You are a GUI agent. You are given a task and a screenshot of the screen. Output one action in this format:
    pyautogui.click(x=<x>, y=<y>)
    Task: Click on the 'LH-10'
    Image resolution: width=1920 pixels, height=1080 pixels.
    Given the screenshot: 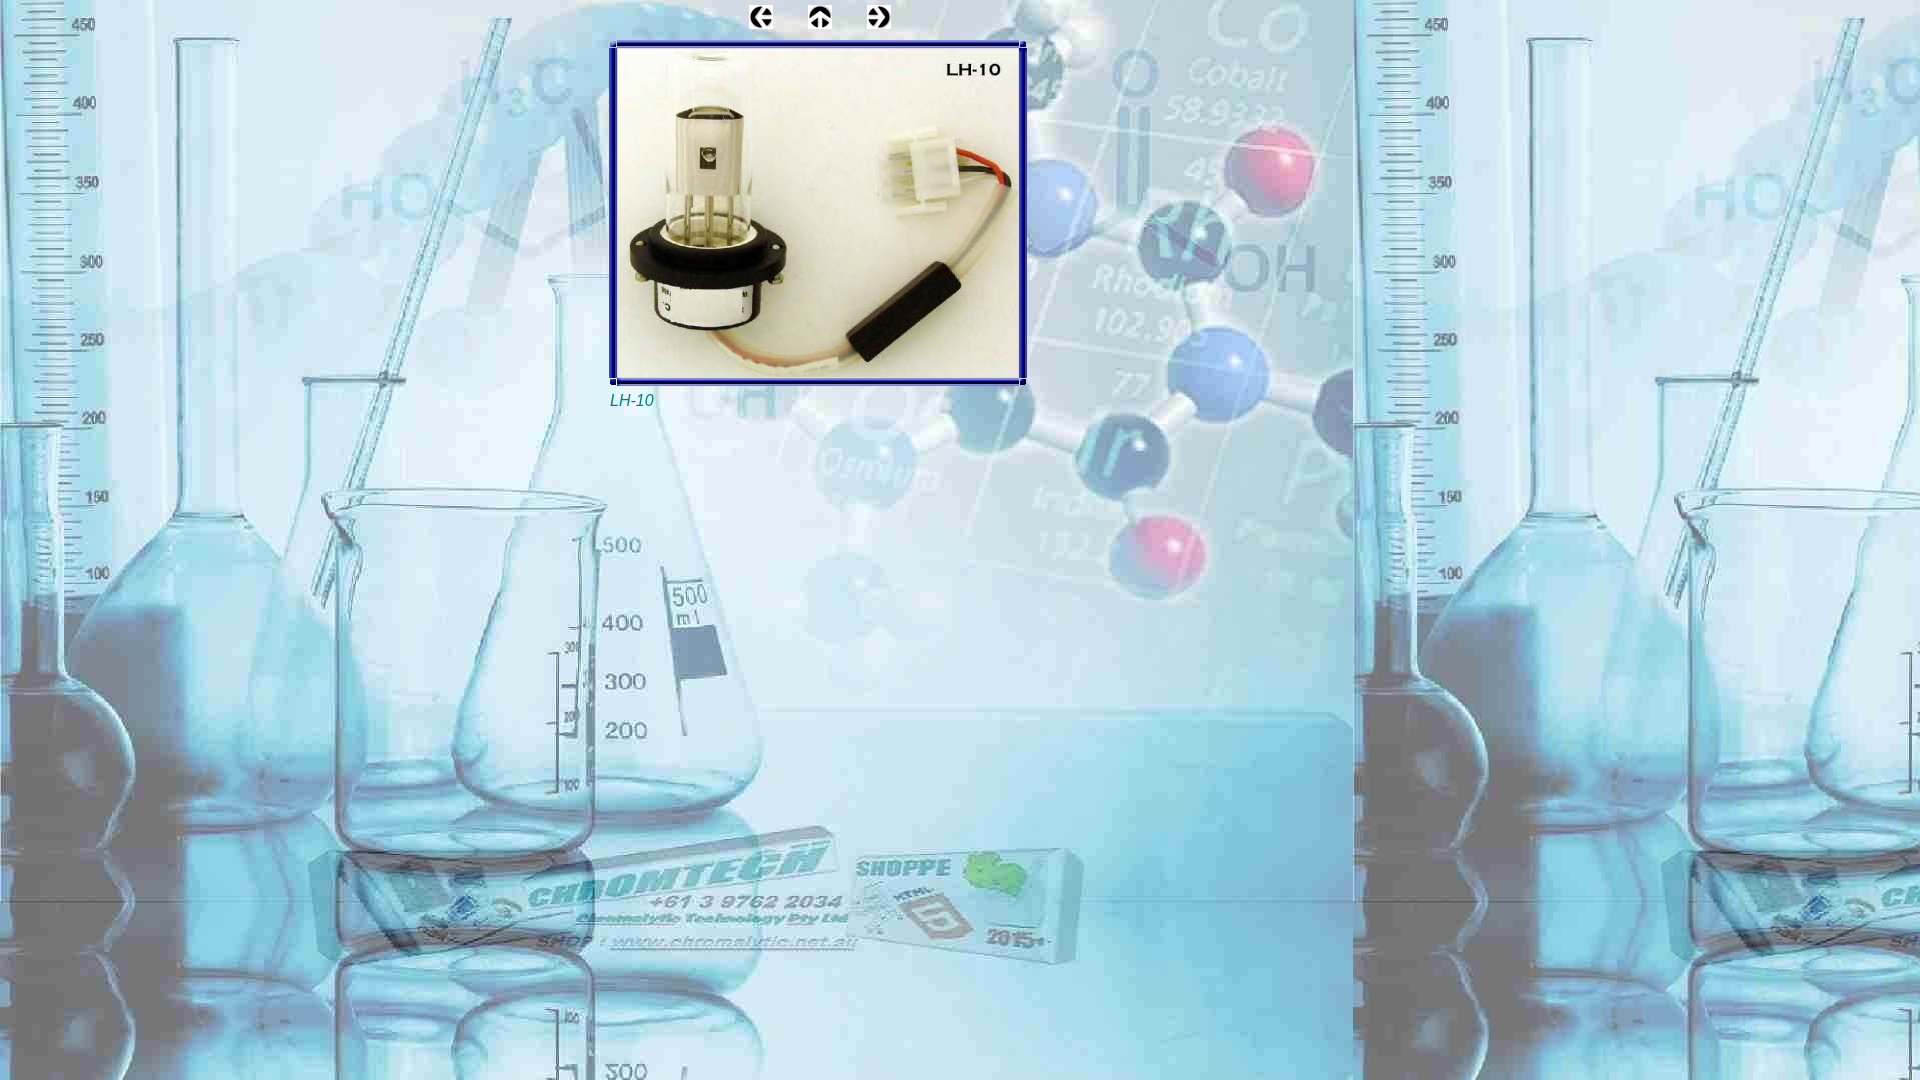 What is the action you would take?
    pyautogui.click(x=817, y=212)
    